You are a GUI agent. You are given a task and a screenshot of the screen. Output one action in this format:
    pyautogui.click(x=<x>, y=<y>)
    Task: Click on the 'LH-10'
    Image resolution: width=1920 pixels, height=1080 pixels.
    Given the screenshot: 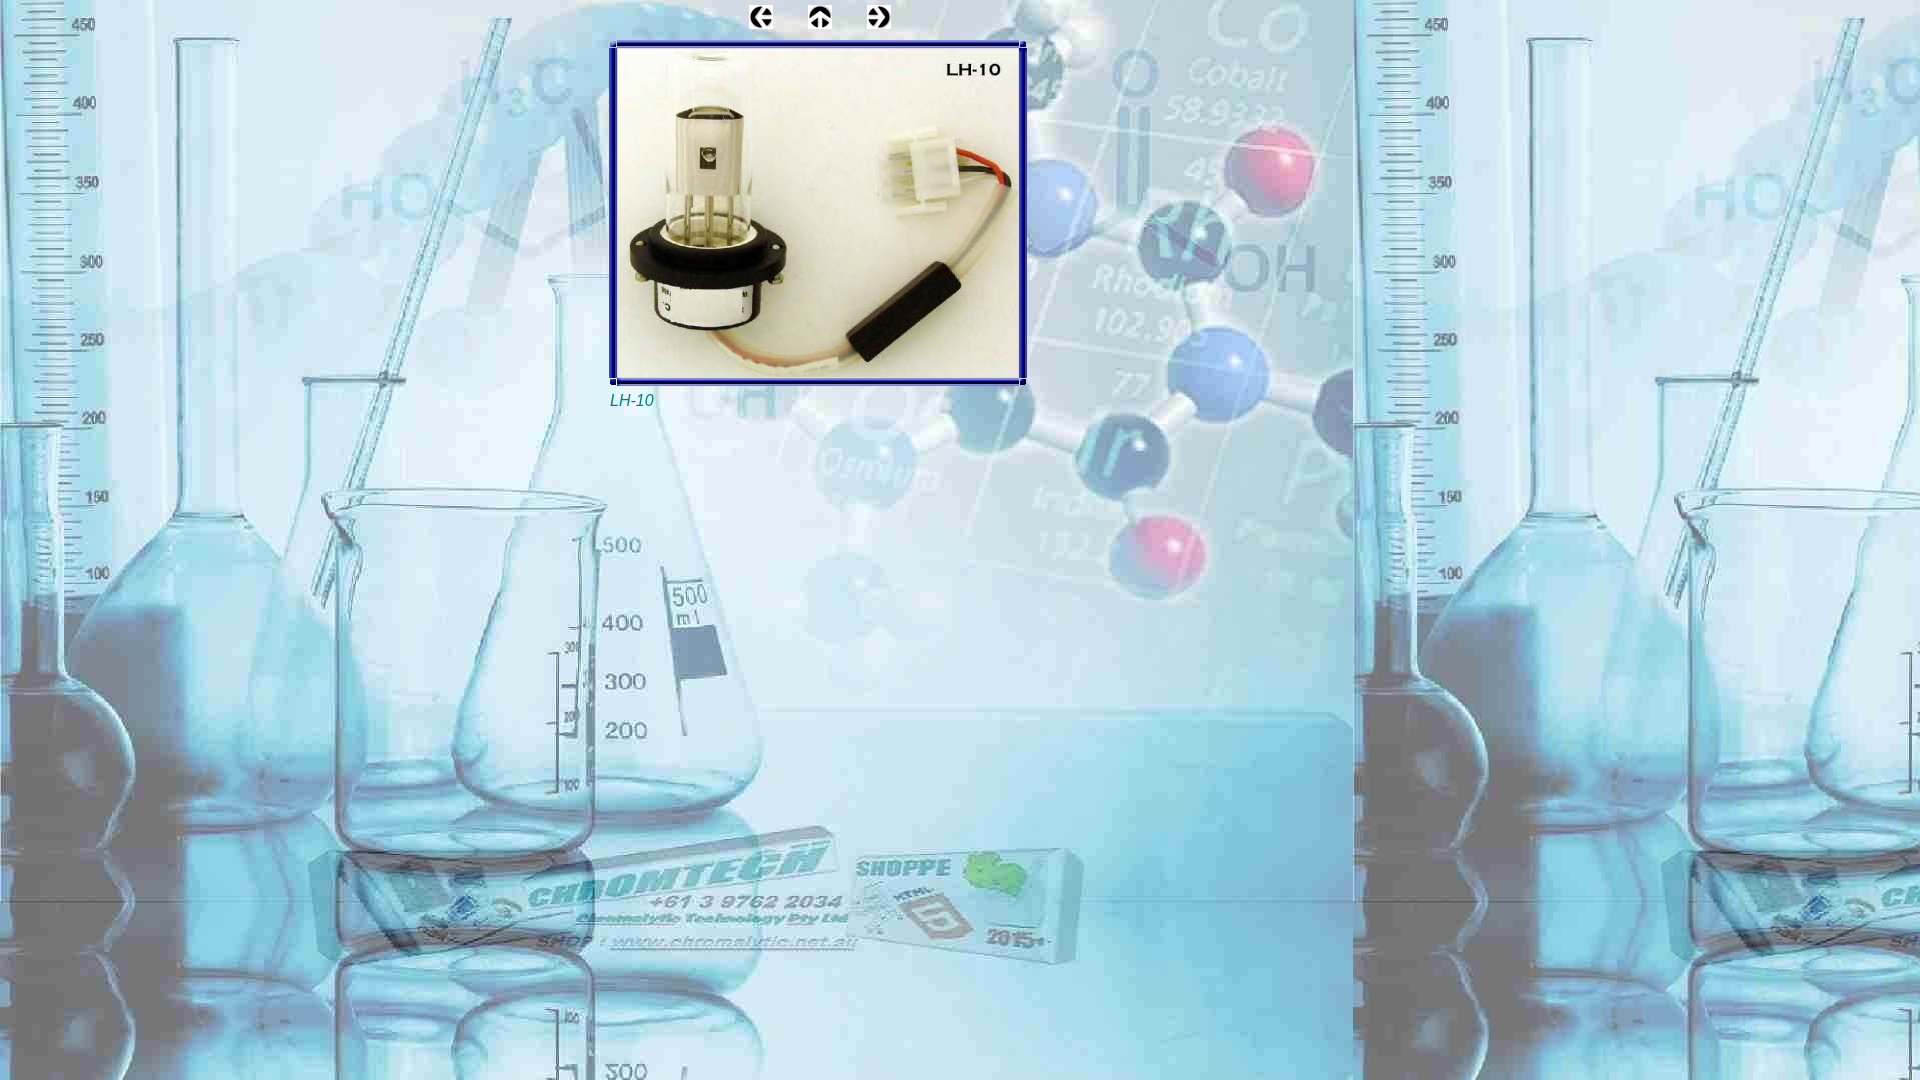 What is the action you would take?
    pyautogui.click(x=817, y=212)
    